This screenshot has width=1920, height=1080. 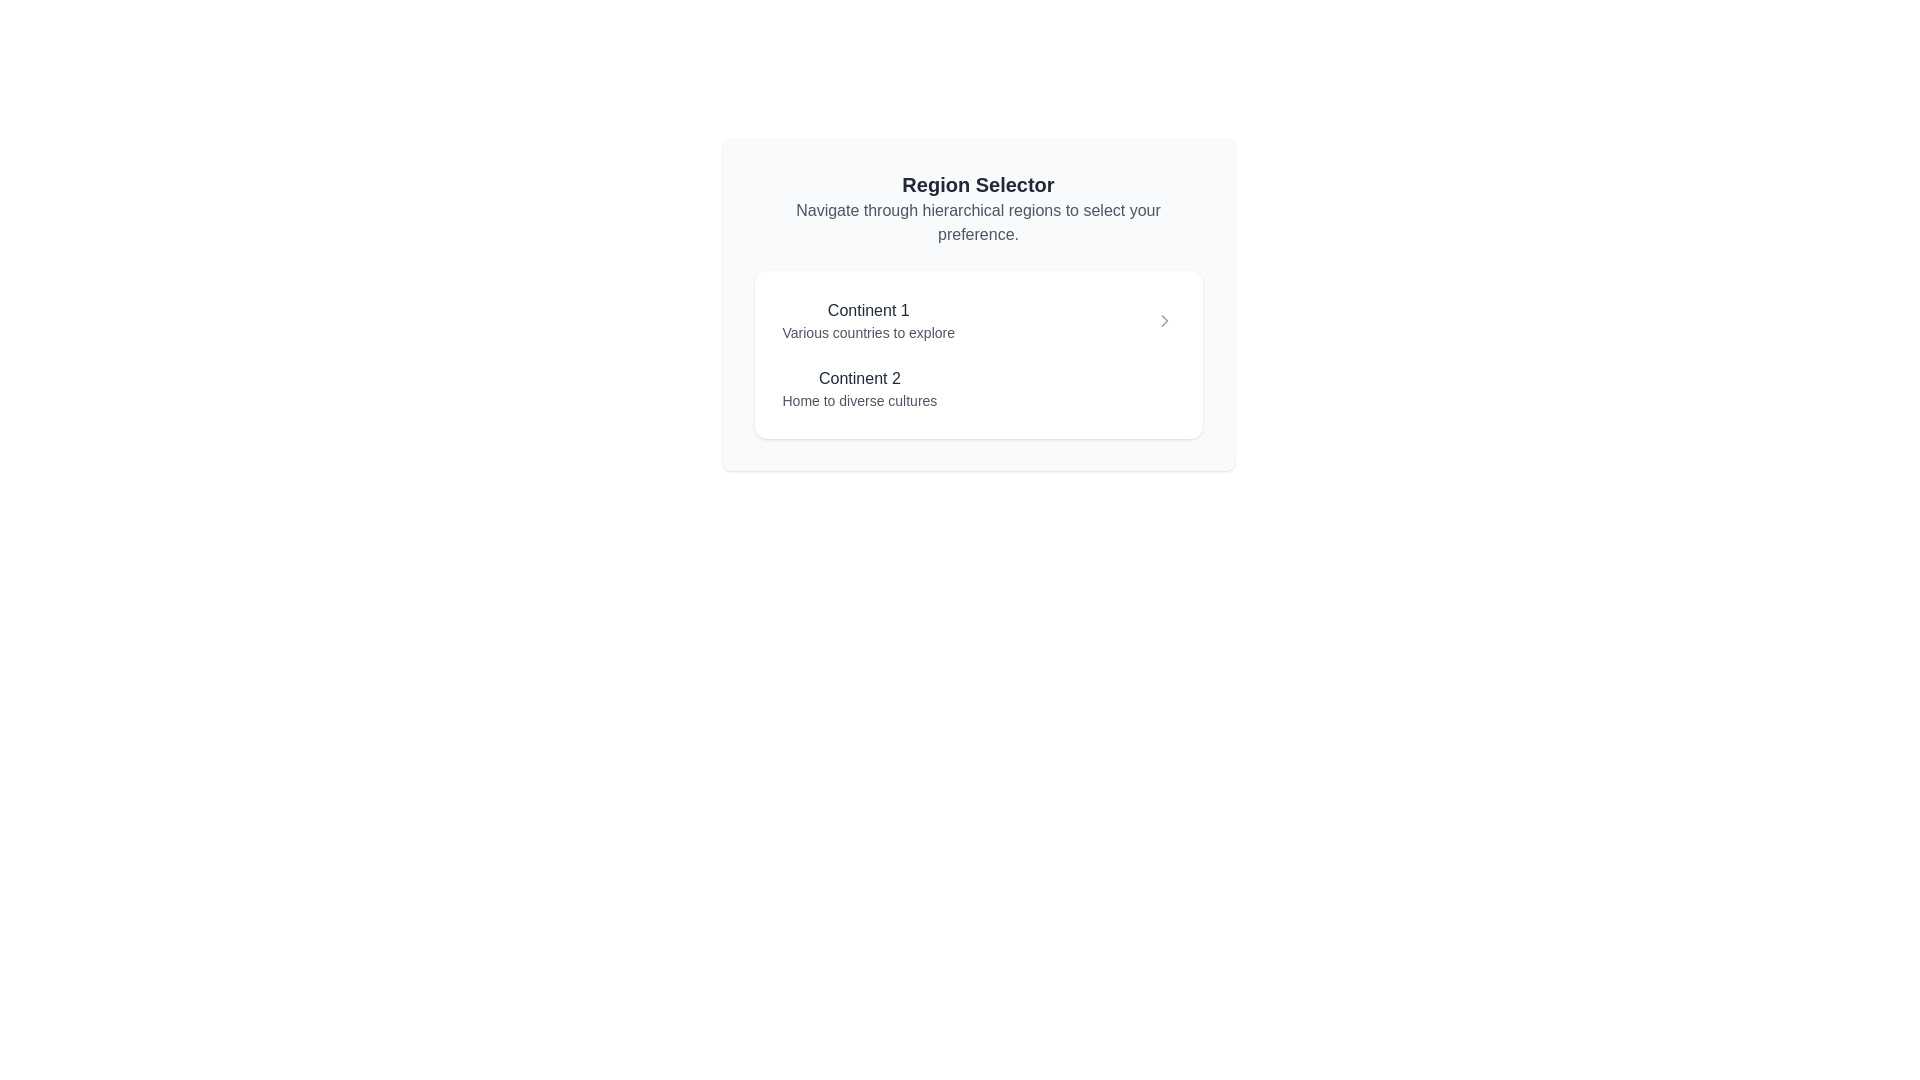 What do you see at coordinates (868, 311) in the screenshot?
I see `the Static Text Label that serves as a title for a selectable region, positioned at the center of a white card-like section` at bounding box center [868, 311].